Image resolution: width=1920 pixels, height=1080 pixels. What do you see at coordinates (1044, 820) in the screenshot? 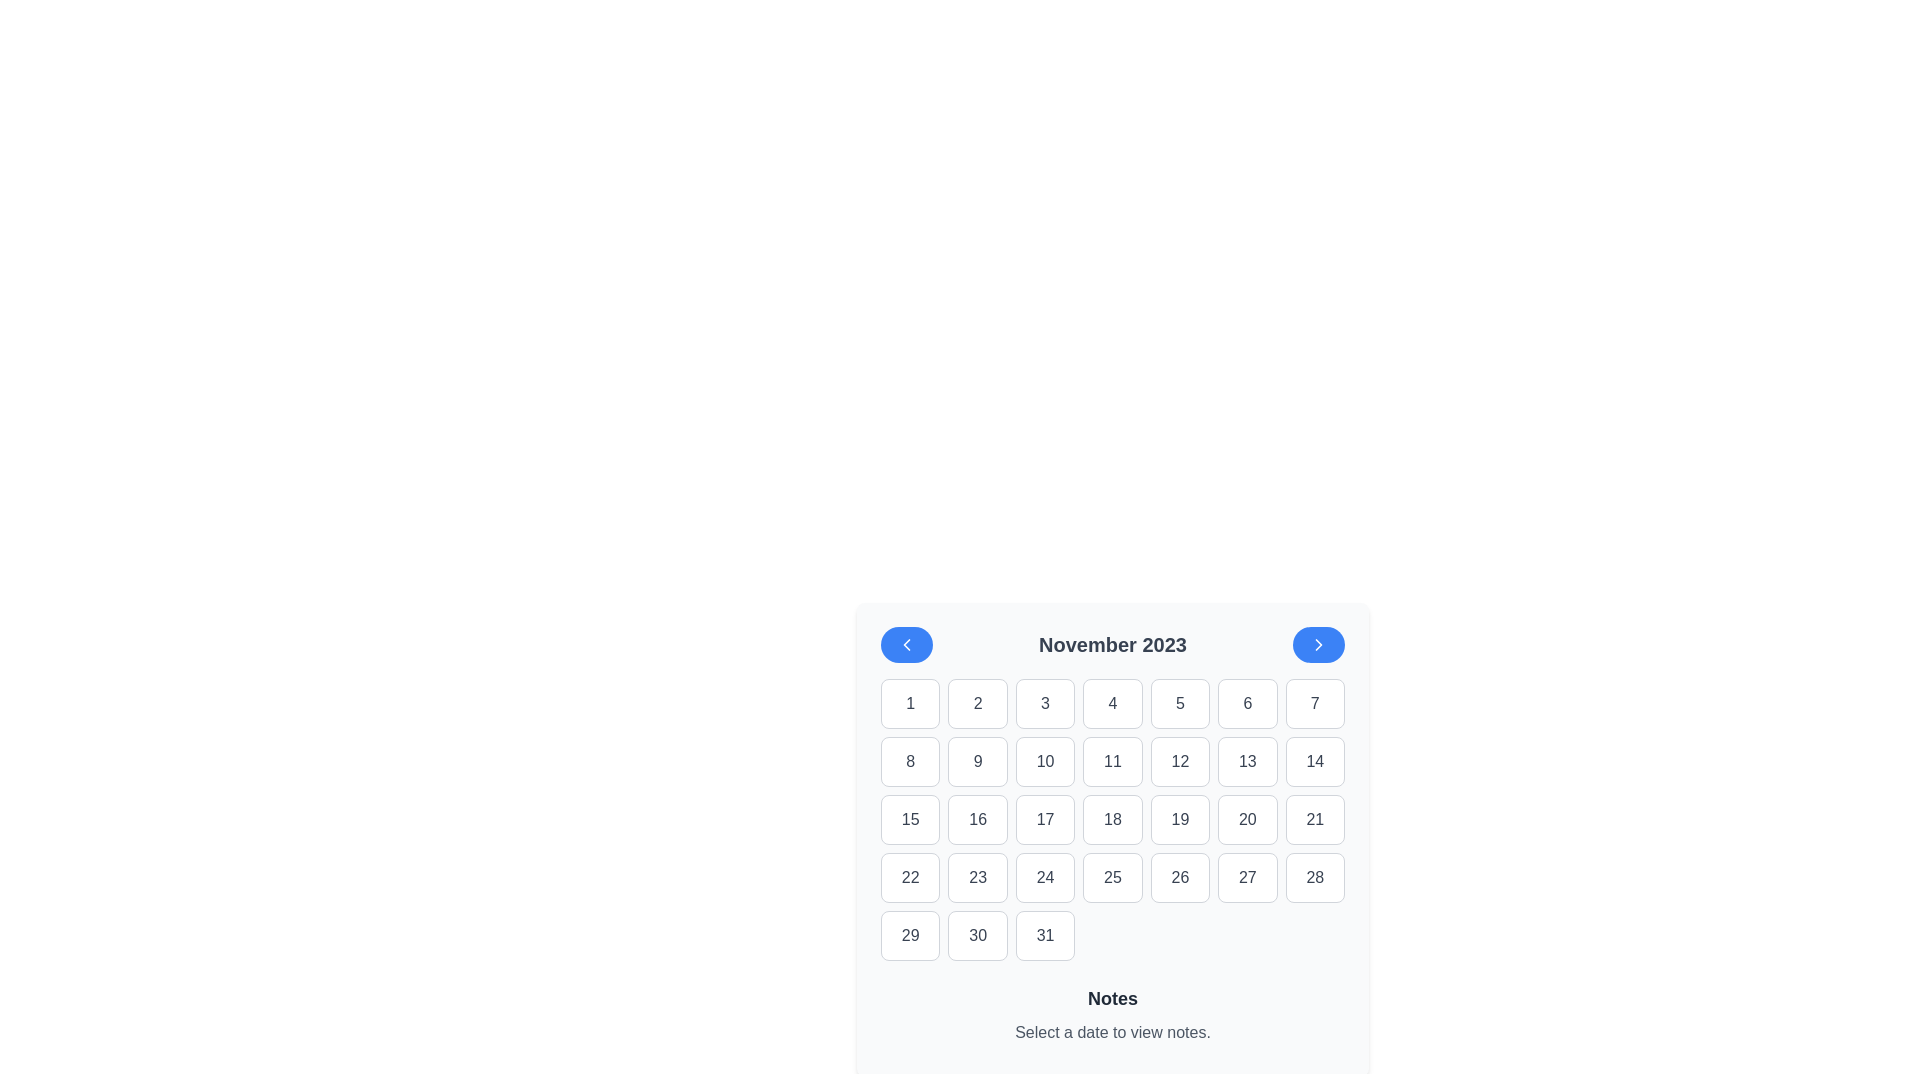
I see `the white square button with rounded corners labeled '17'` at bounding box center [1044, 820].